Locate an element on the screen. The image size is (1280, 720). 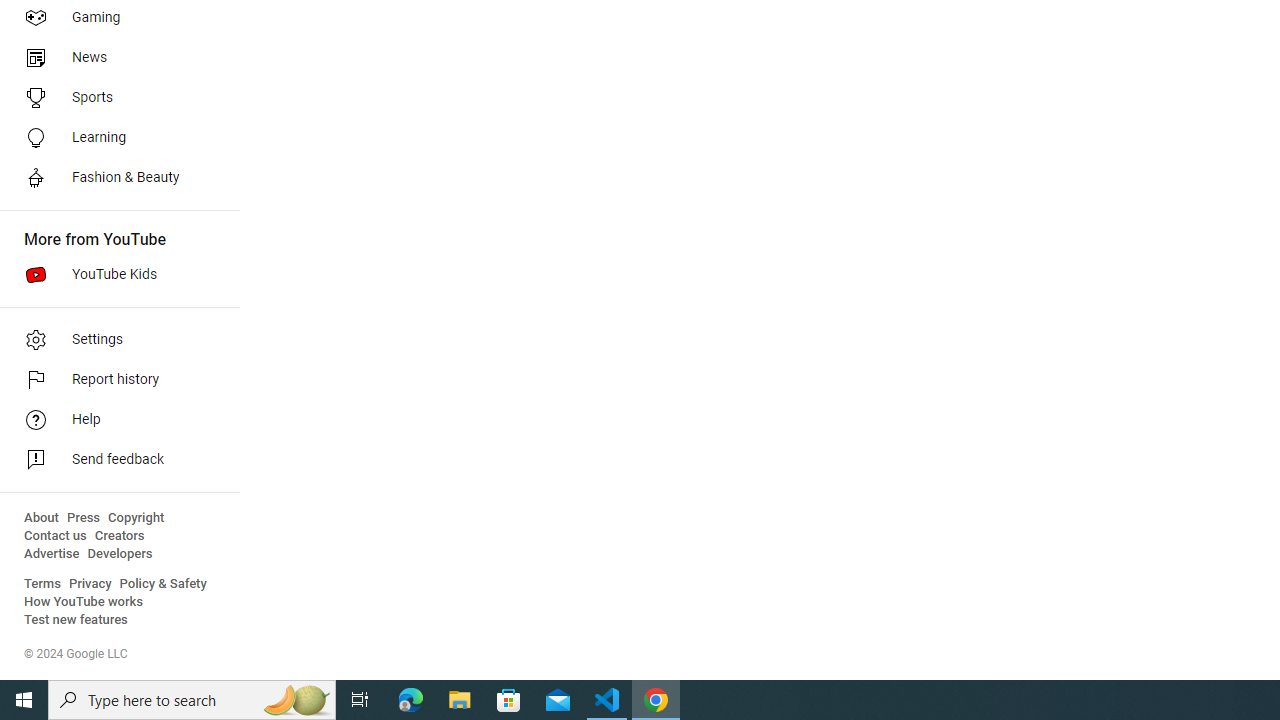
'Advertise' is located at coordinates (51, 554).